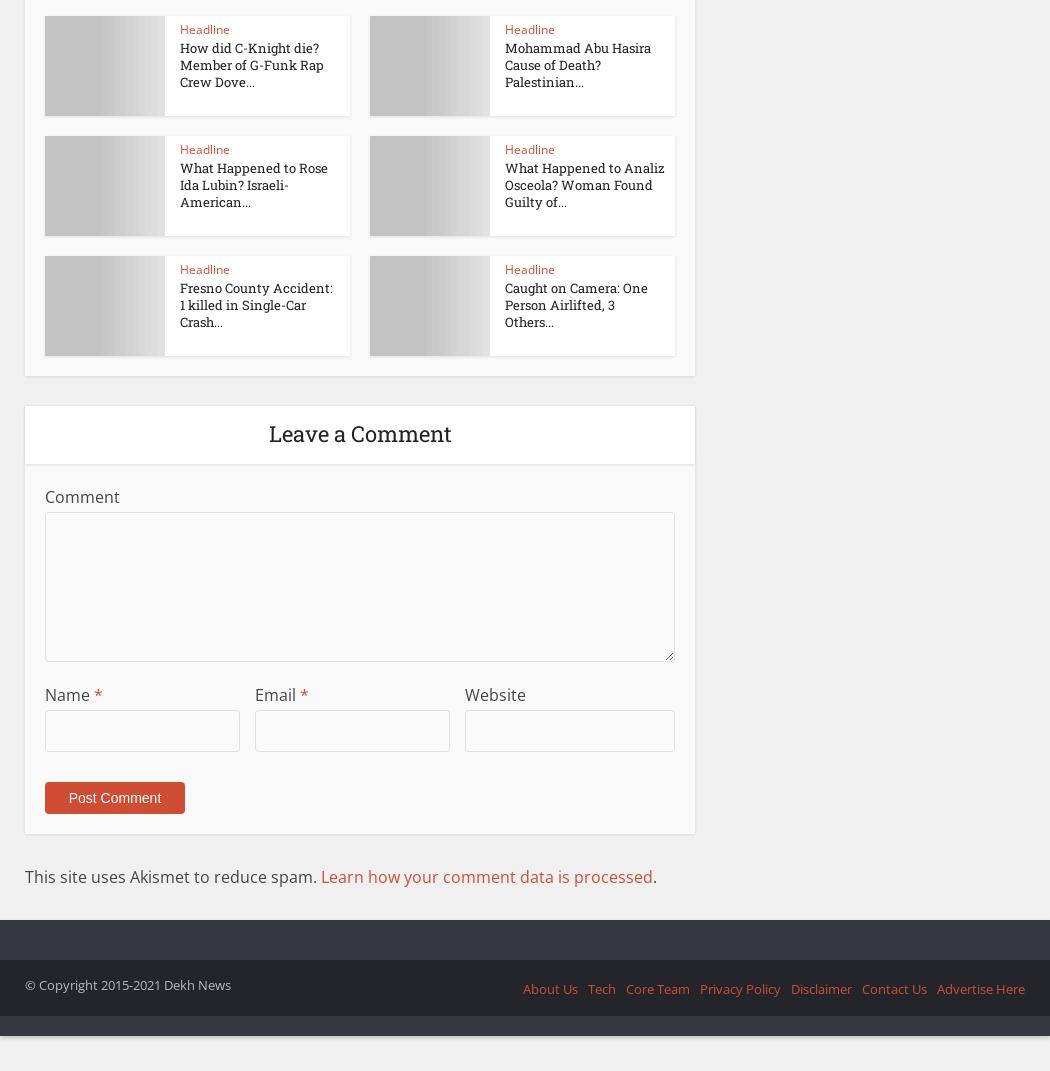 This screenshot has height=1071, width=1050. I want to click on 'Name', so click(68, 694).